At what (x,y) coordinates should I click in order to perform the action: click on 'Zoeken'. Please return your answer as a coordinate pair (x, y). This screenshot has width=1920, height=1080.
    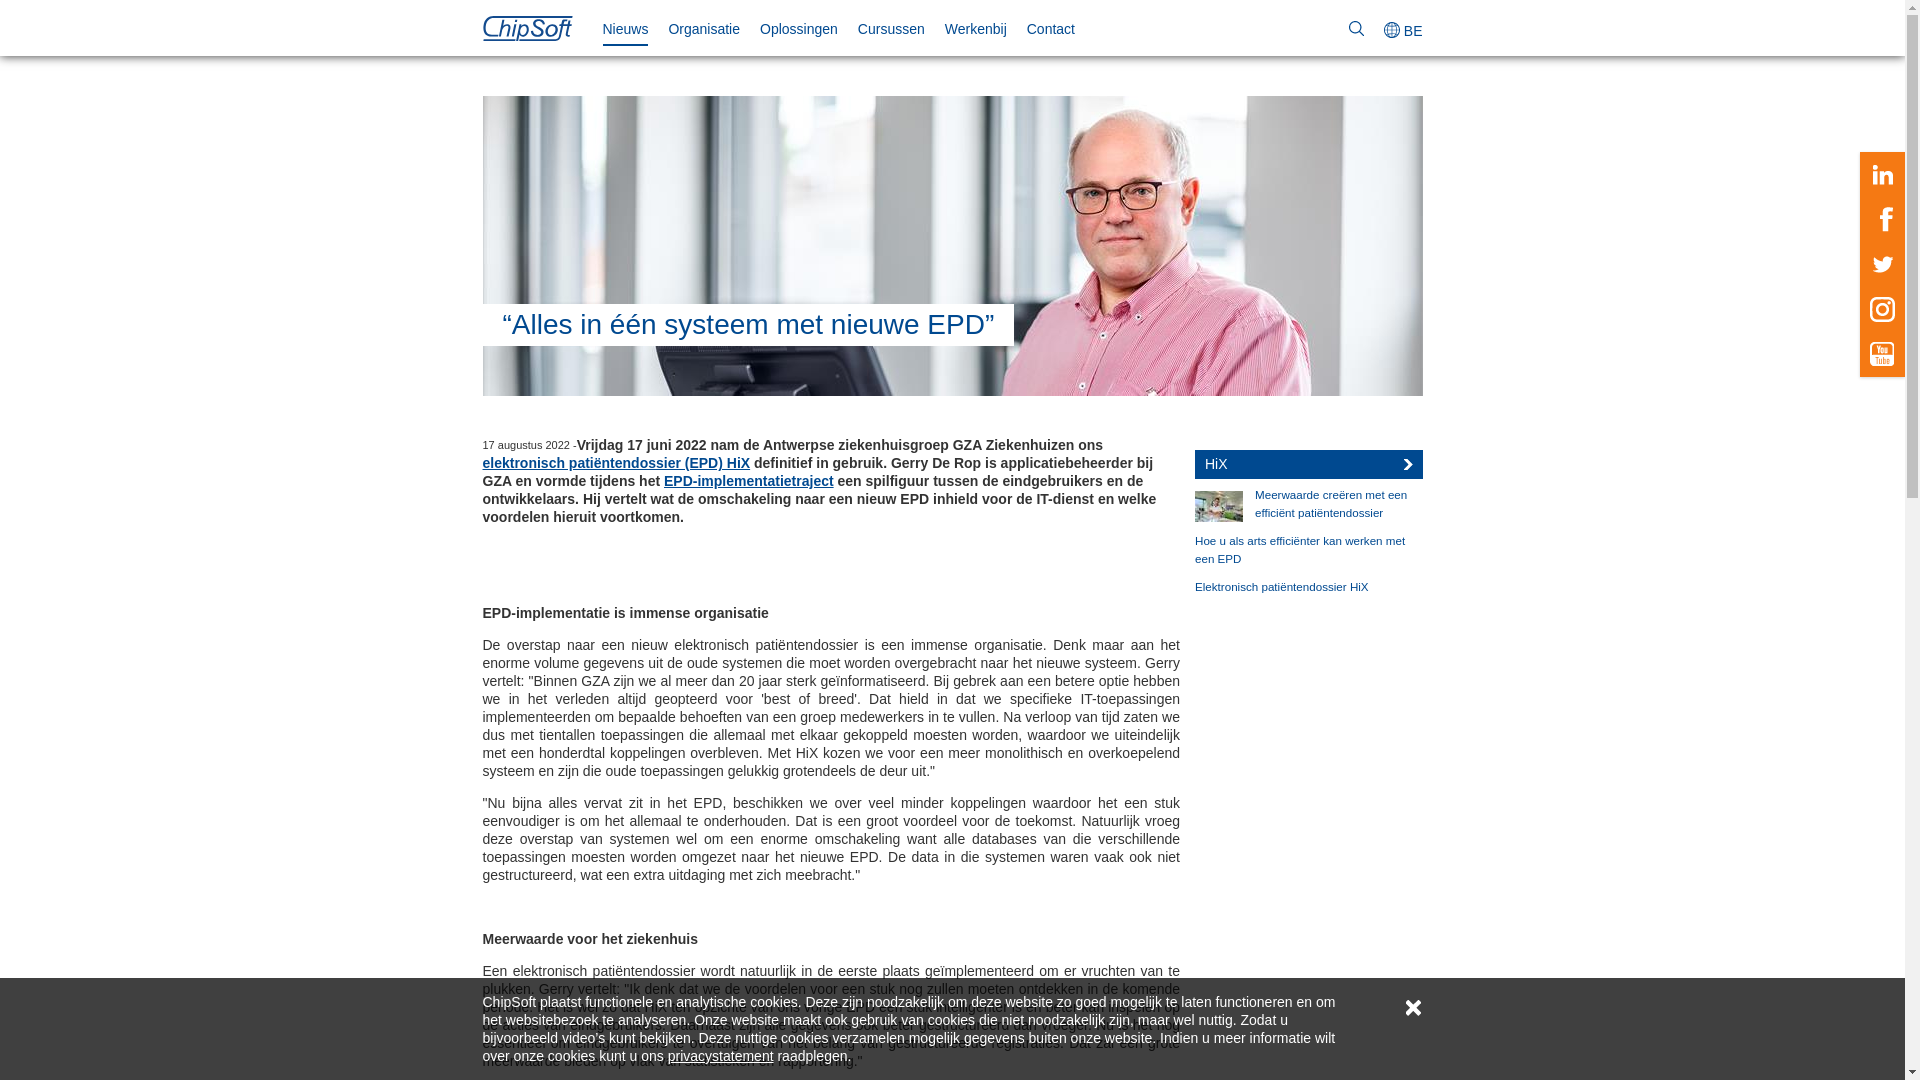
    Looking at the image, I should click on (1356, 27).